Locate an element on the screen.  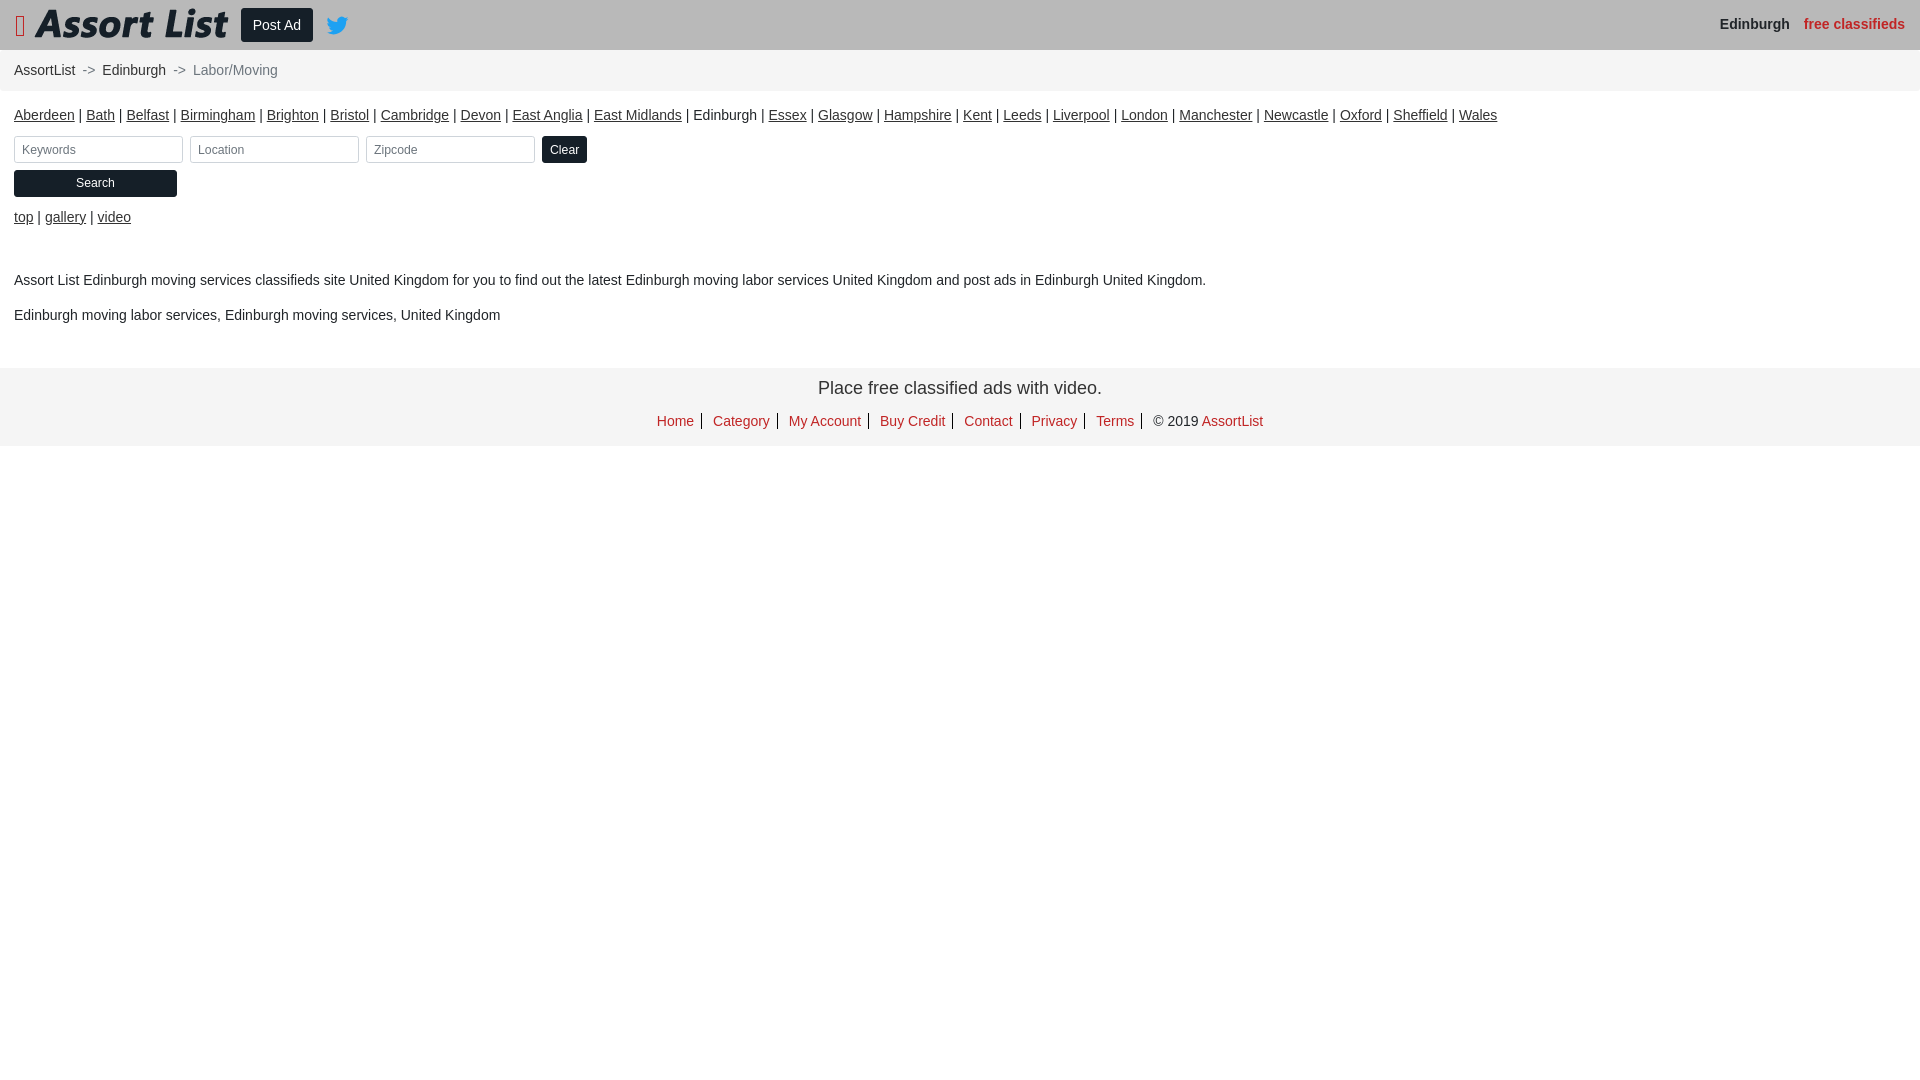
'Wales' is located at coordinates (1478, 115).